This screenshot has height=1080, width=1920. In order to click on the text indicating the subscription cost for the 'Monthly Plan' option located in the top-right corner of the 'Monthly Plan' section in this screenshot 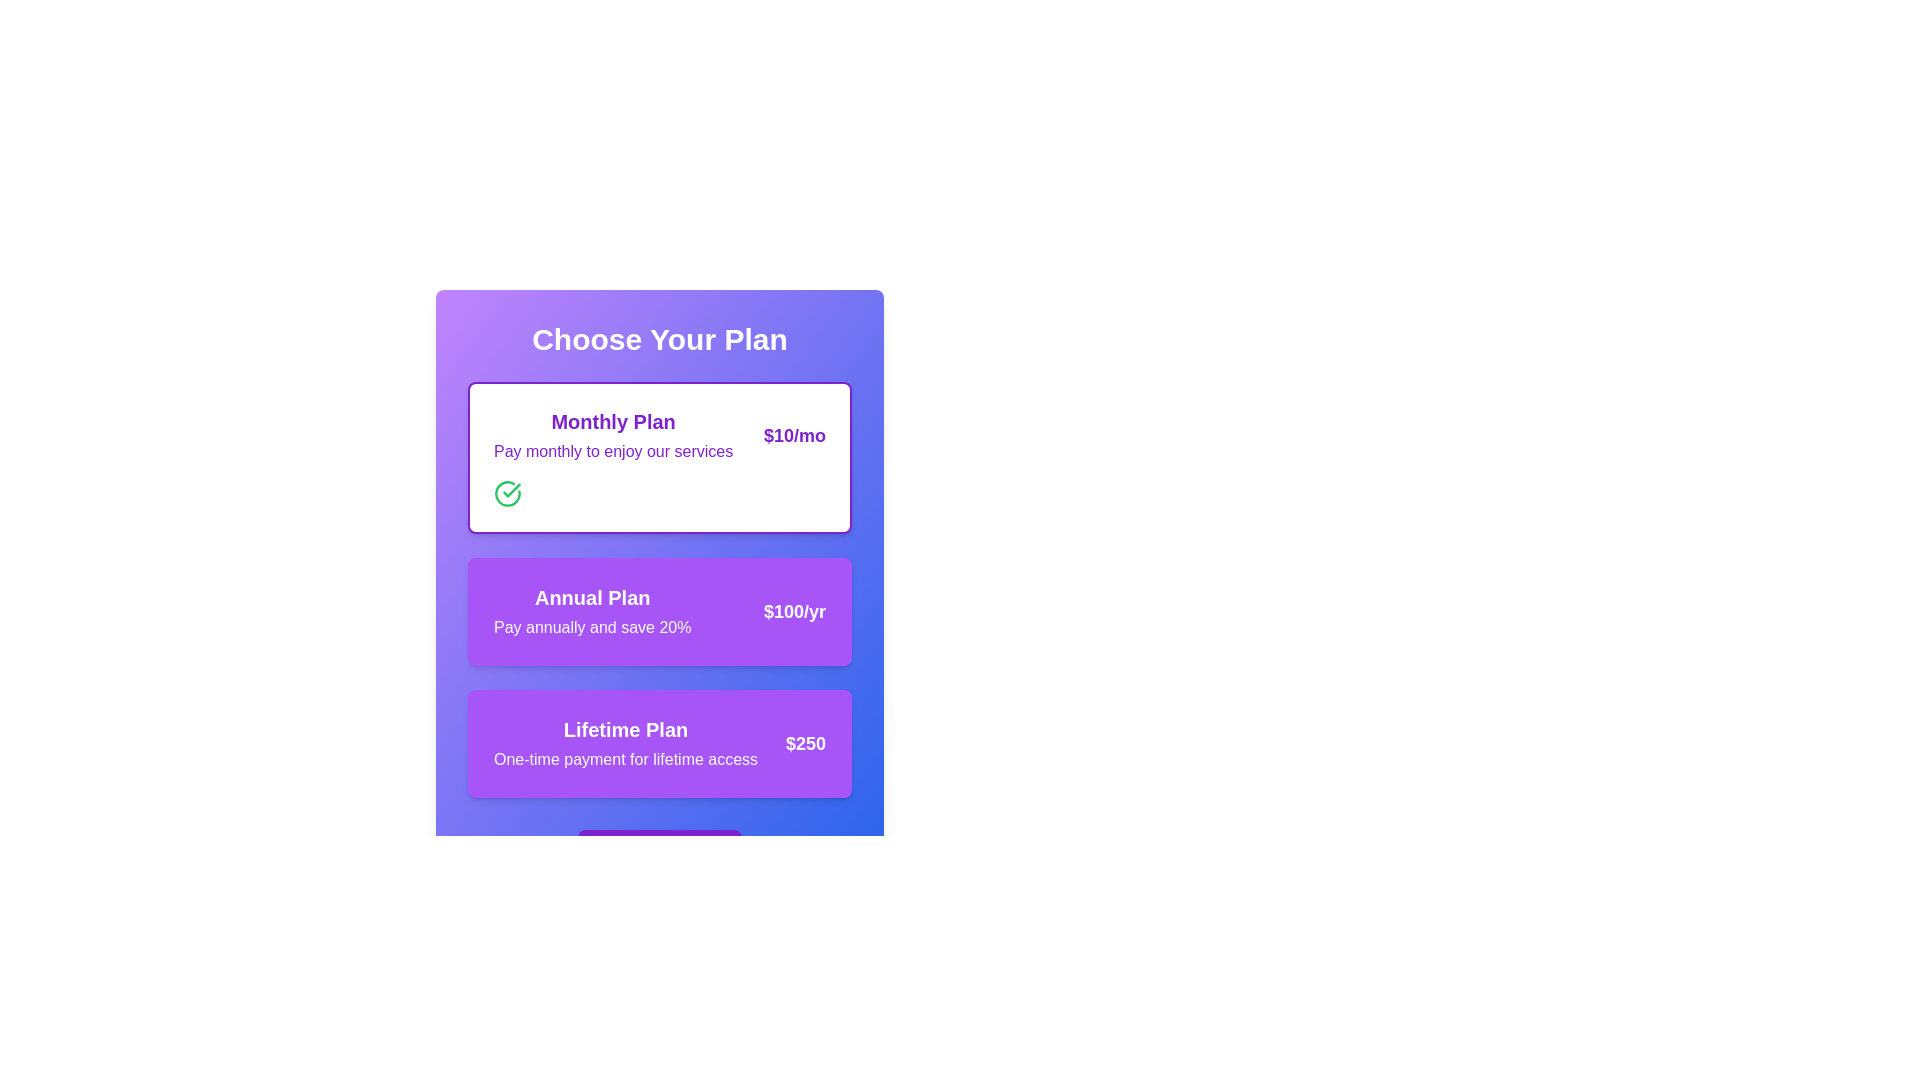, I will do `click(794, 434)`.